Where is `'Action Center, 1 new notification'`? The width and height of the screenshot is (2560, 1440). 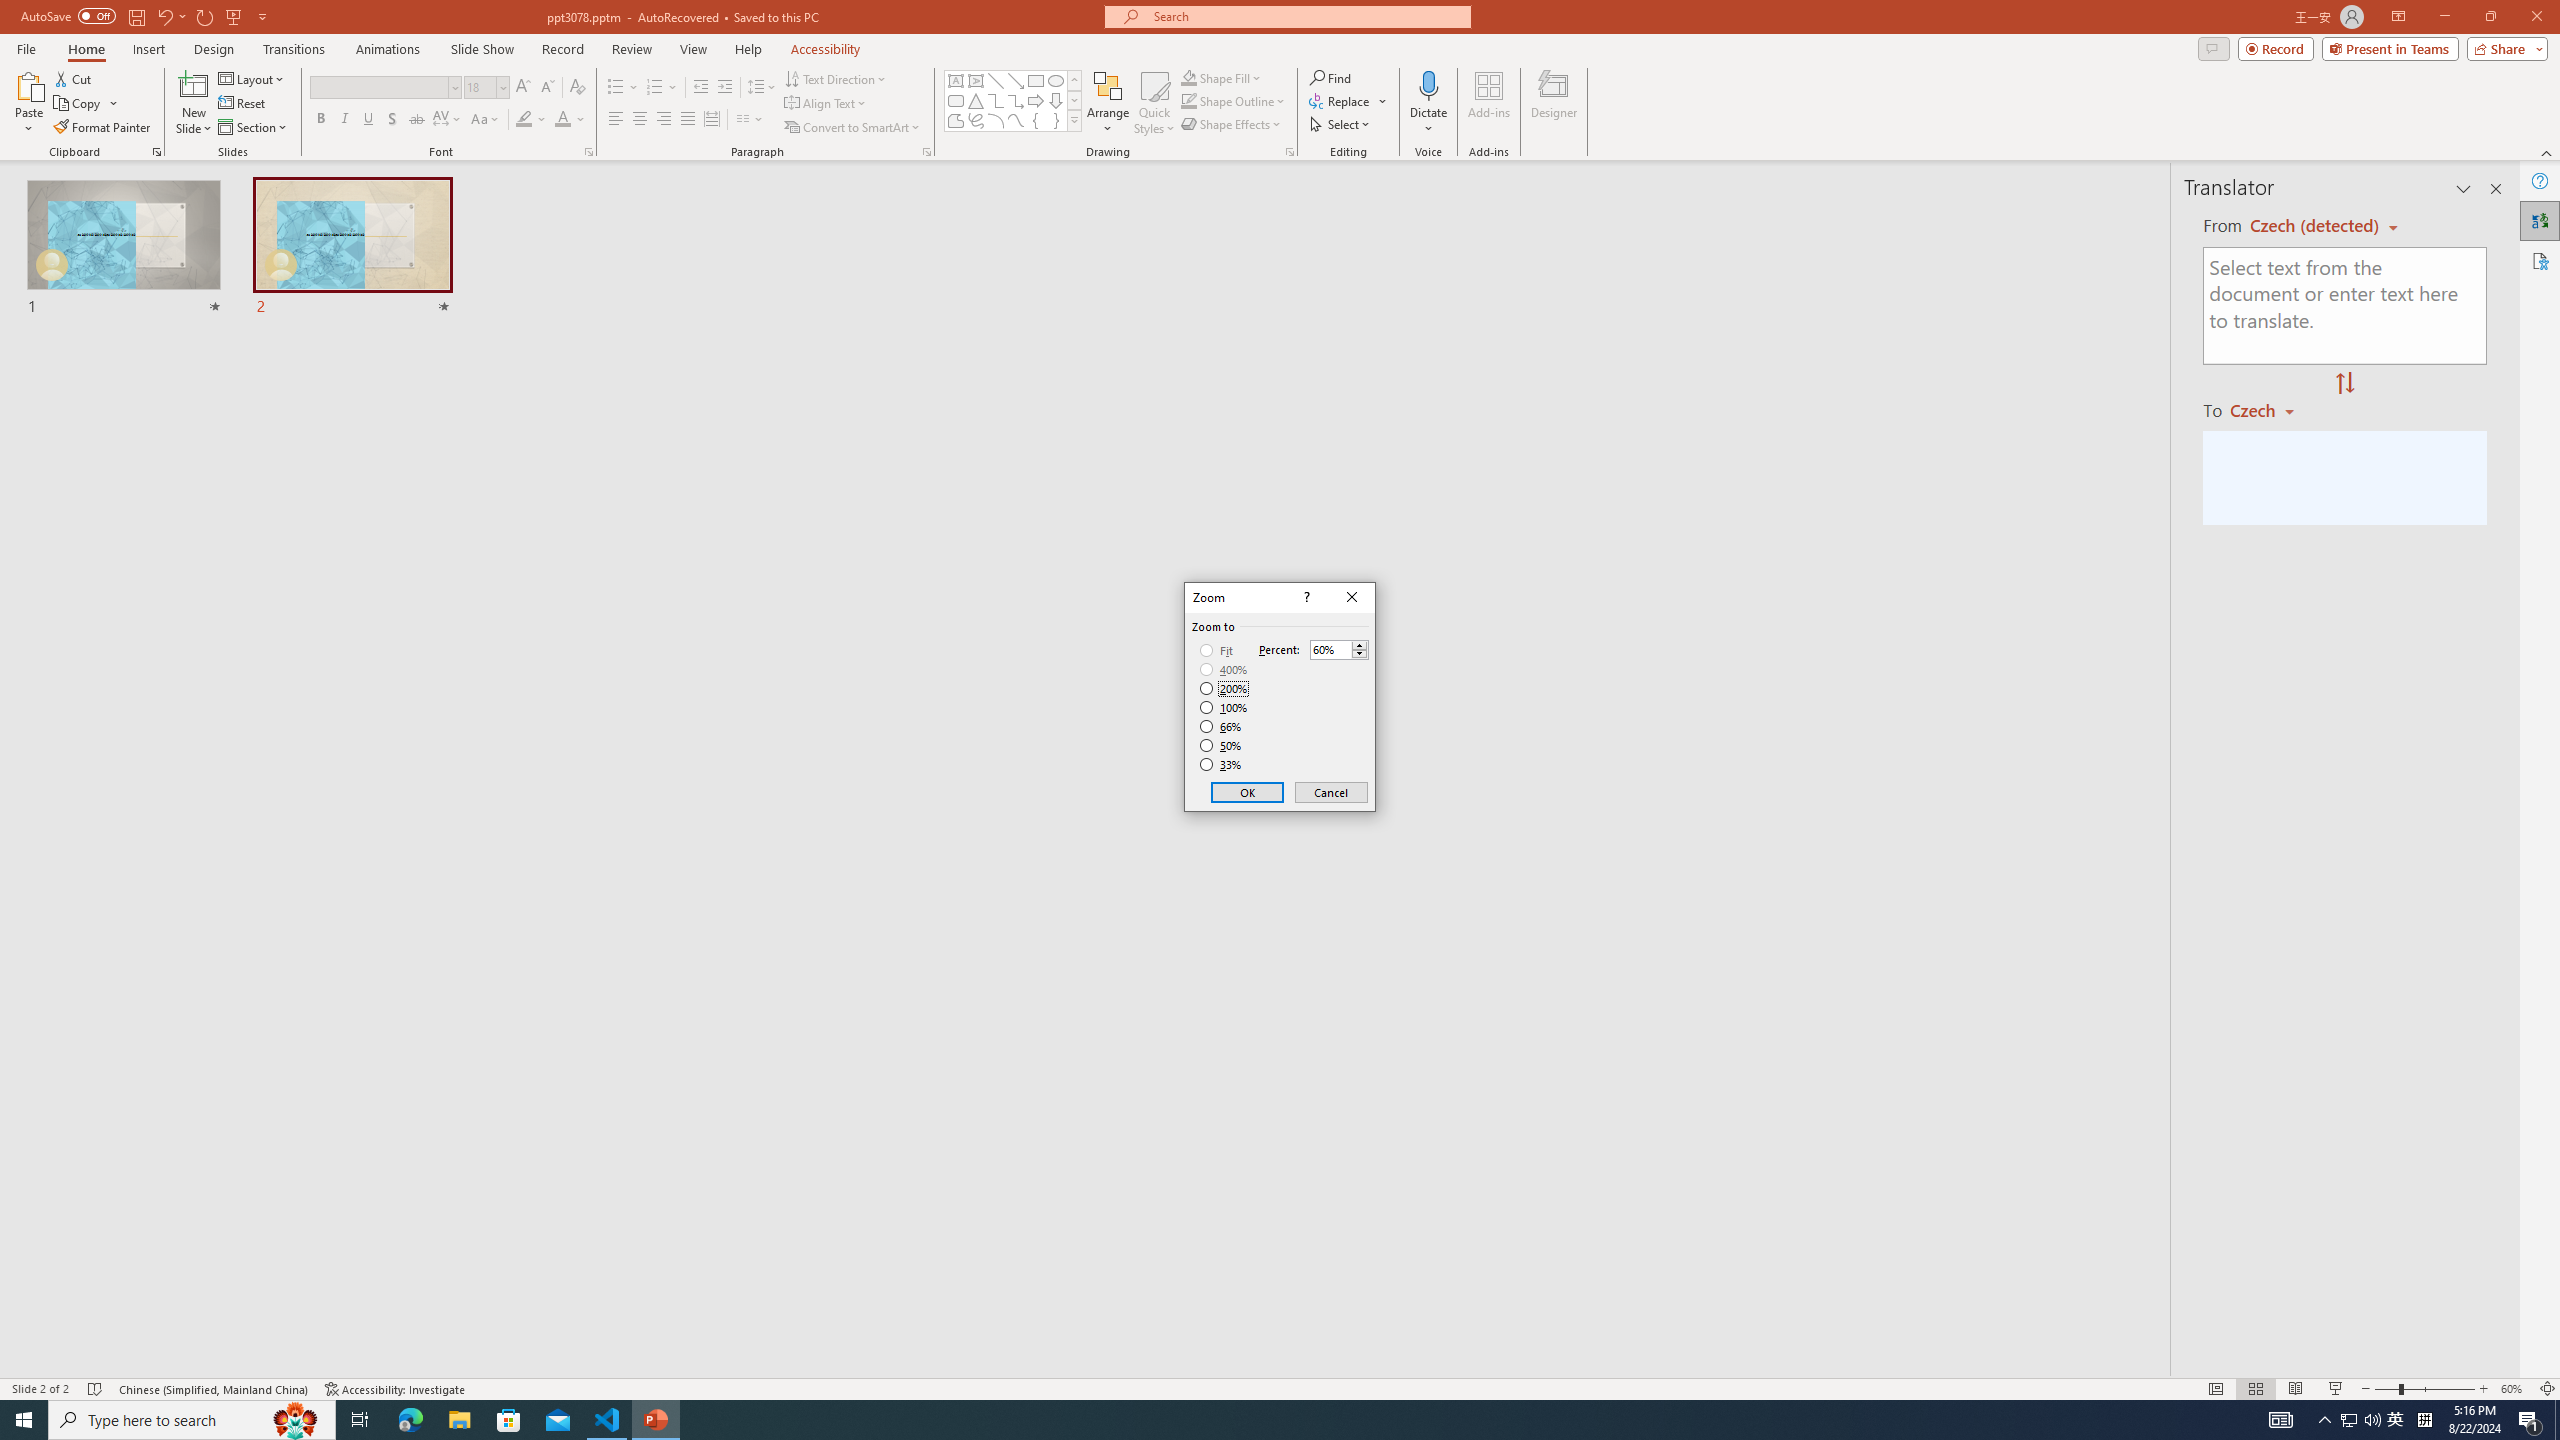
'Action Center, 1 new notification' is located at coordinates (2530, 1418).